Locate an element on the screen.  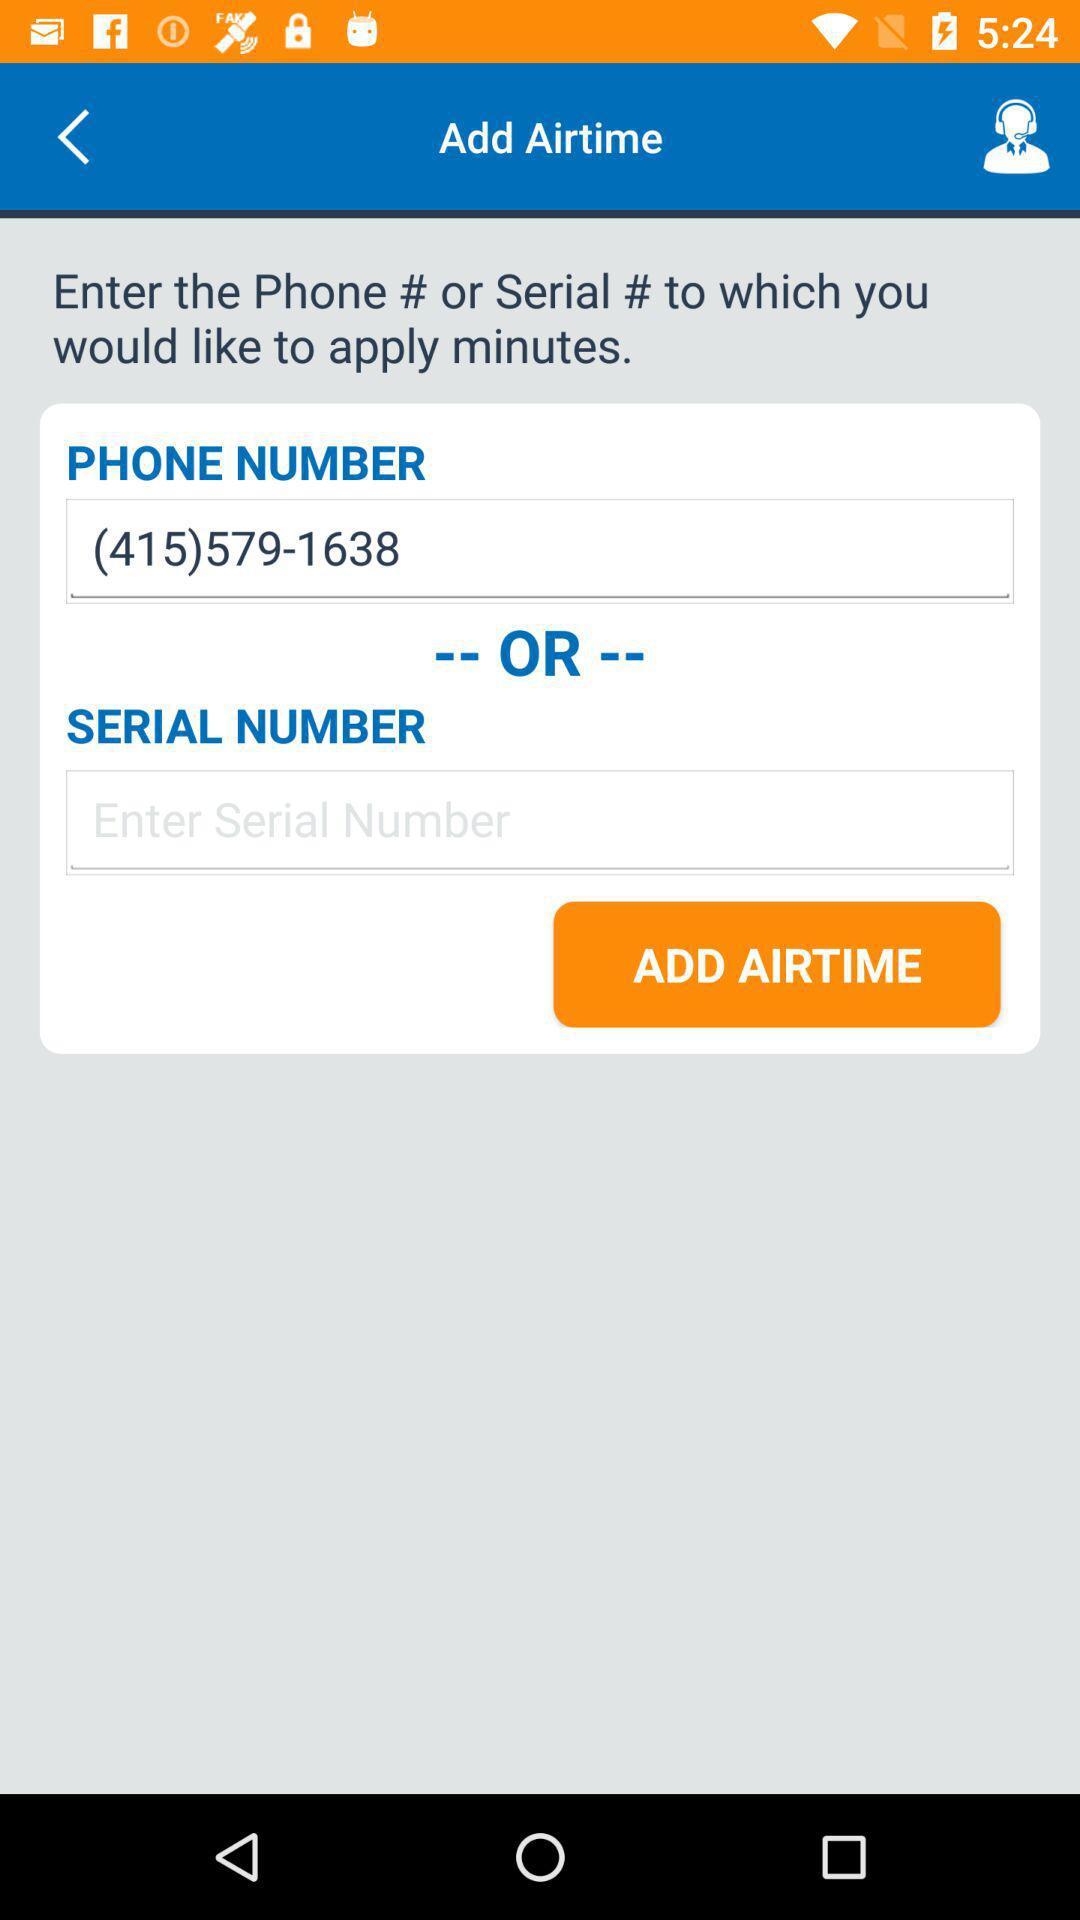
the item to the left of the add airtime is located at coordinates (72, 135).